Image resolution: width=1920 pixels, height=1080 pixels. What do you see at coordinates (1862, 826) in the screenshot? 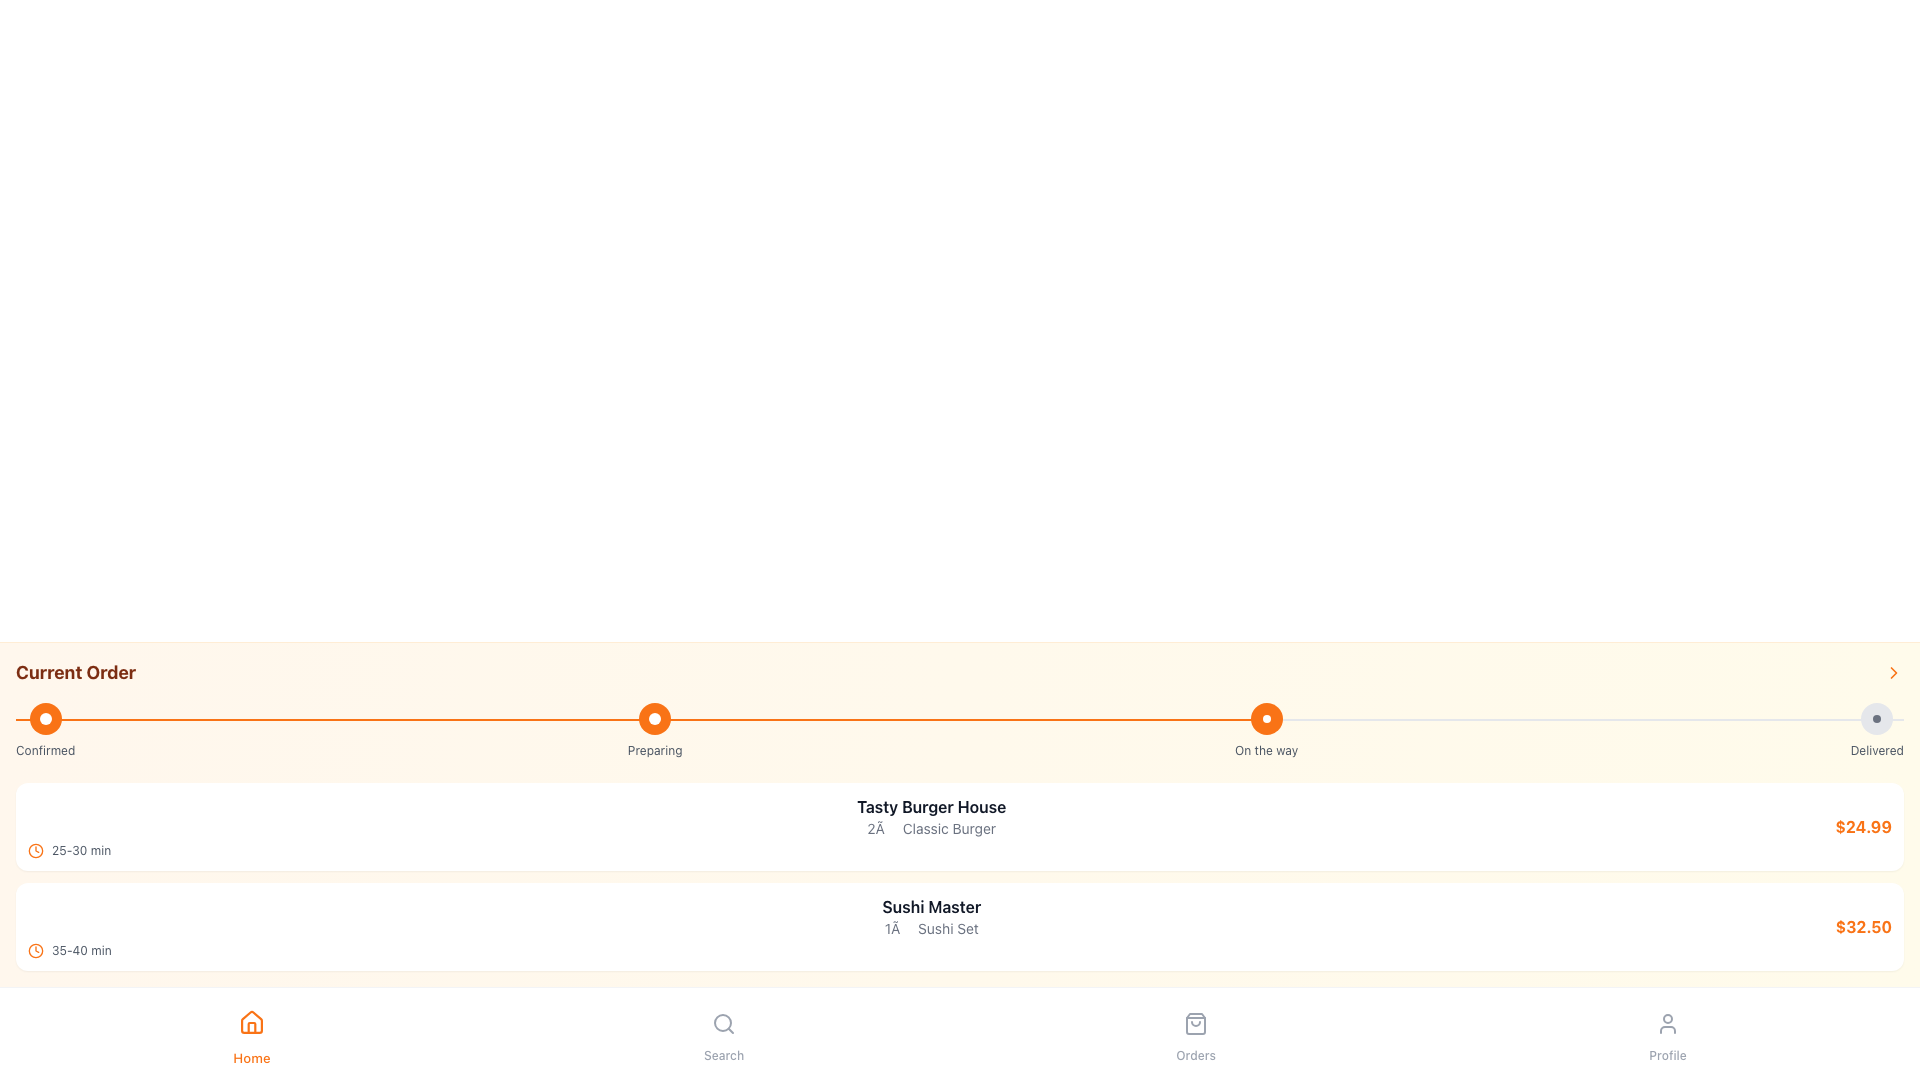
I see `displayed price from the Text Display located at the top-right corner of the order card, which shows crucial pricing details for the specific item` at bounding box center [1862, 826].